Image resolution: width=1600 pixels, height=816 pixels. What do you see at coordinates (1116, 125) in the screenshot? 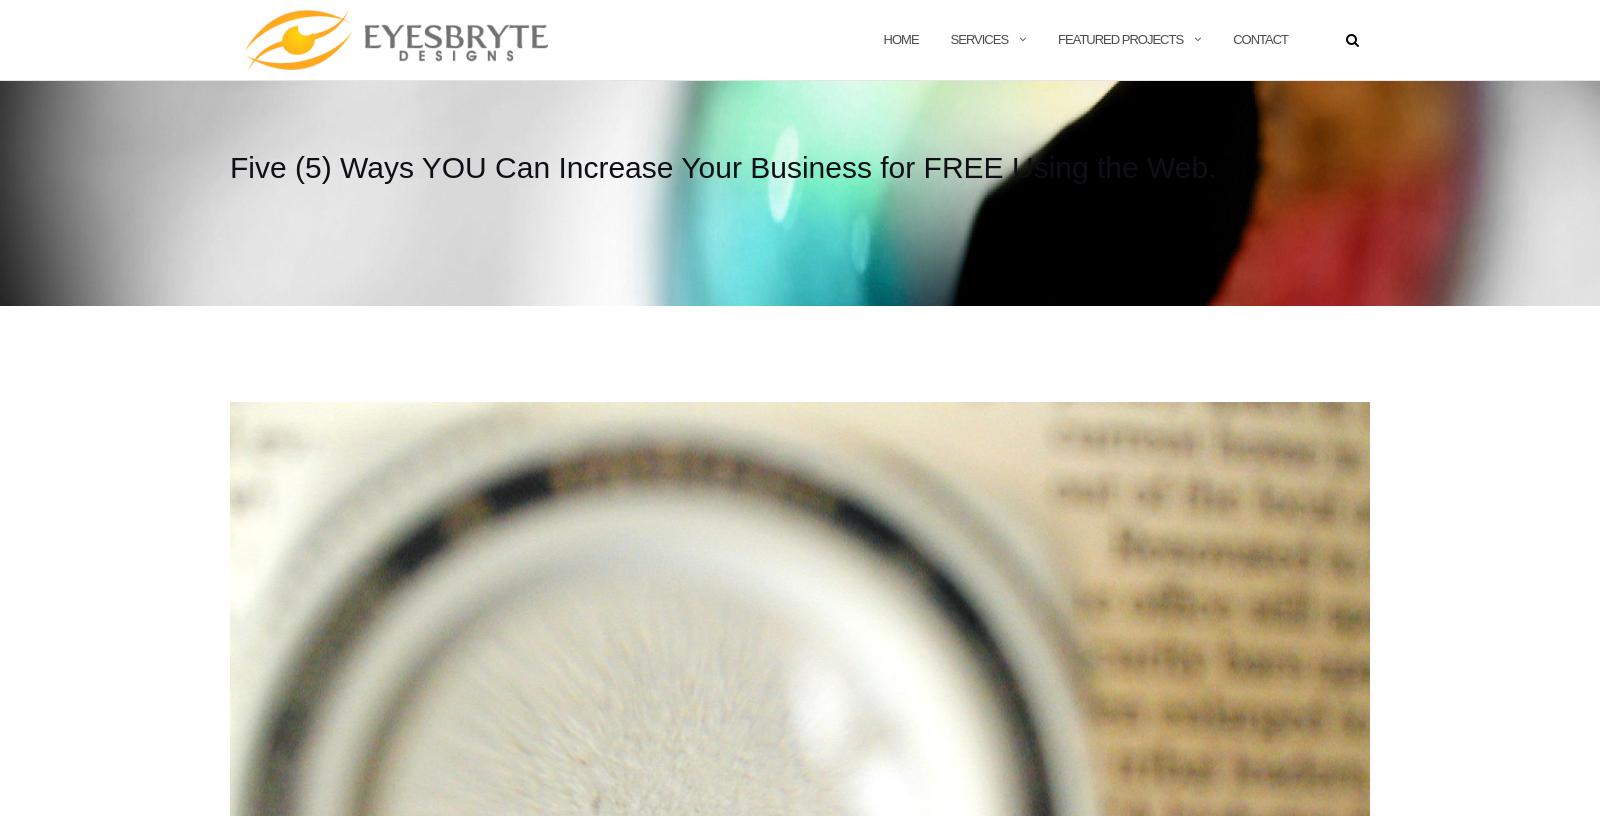
I see `'Logo Design'` at bounding box center [1116, 125].